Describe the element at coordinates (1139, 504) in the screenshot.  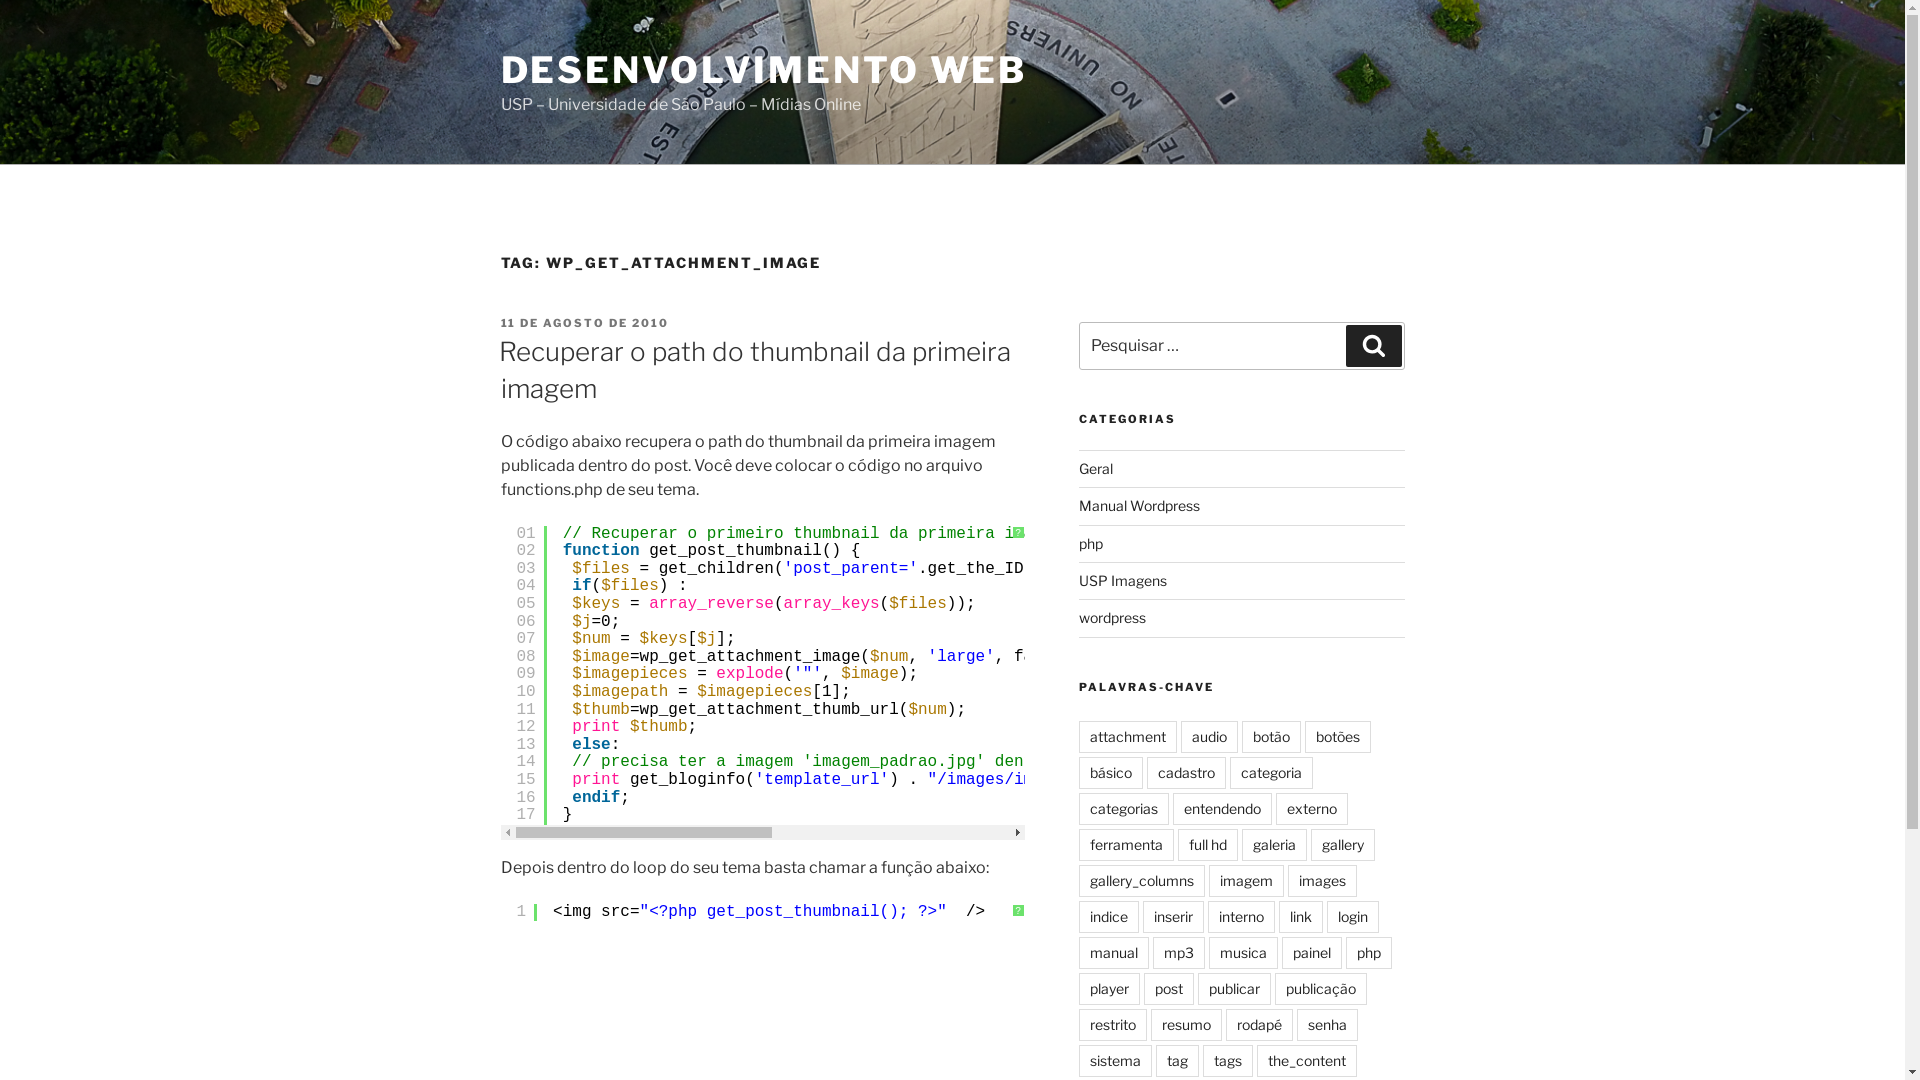
I see `'Manual Wordpress'` at that location.